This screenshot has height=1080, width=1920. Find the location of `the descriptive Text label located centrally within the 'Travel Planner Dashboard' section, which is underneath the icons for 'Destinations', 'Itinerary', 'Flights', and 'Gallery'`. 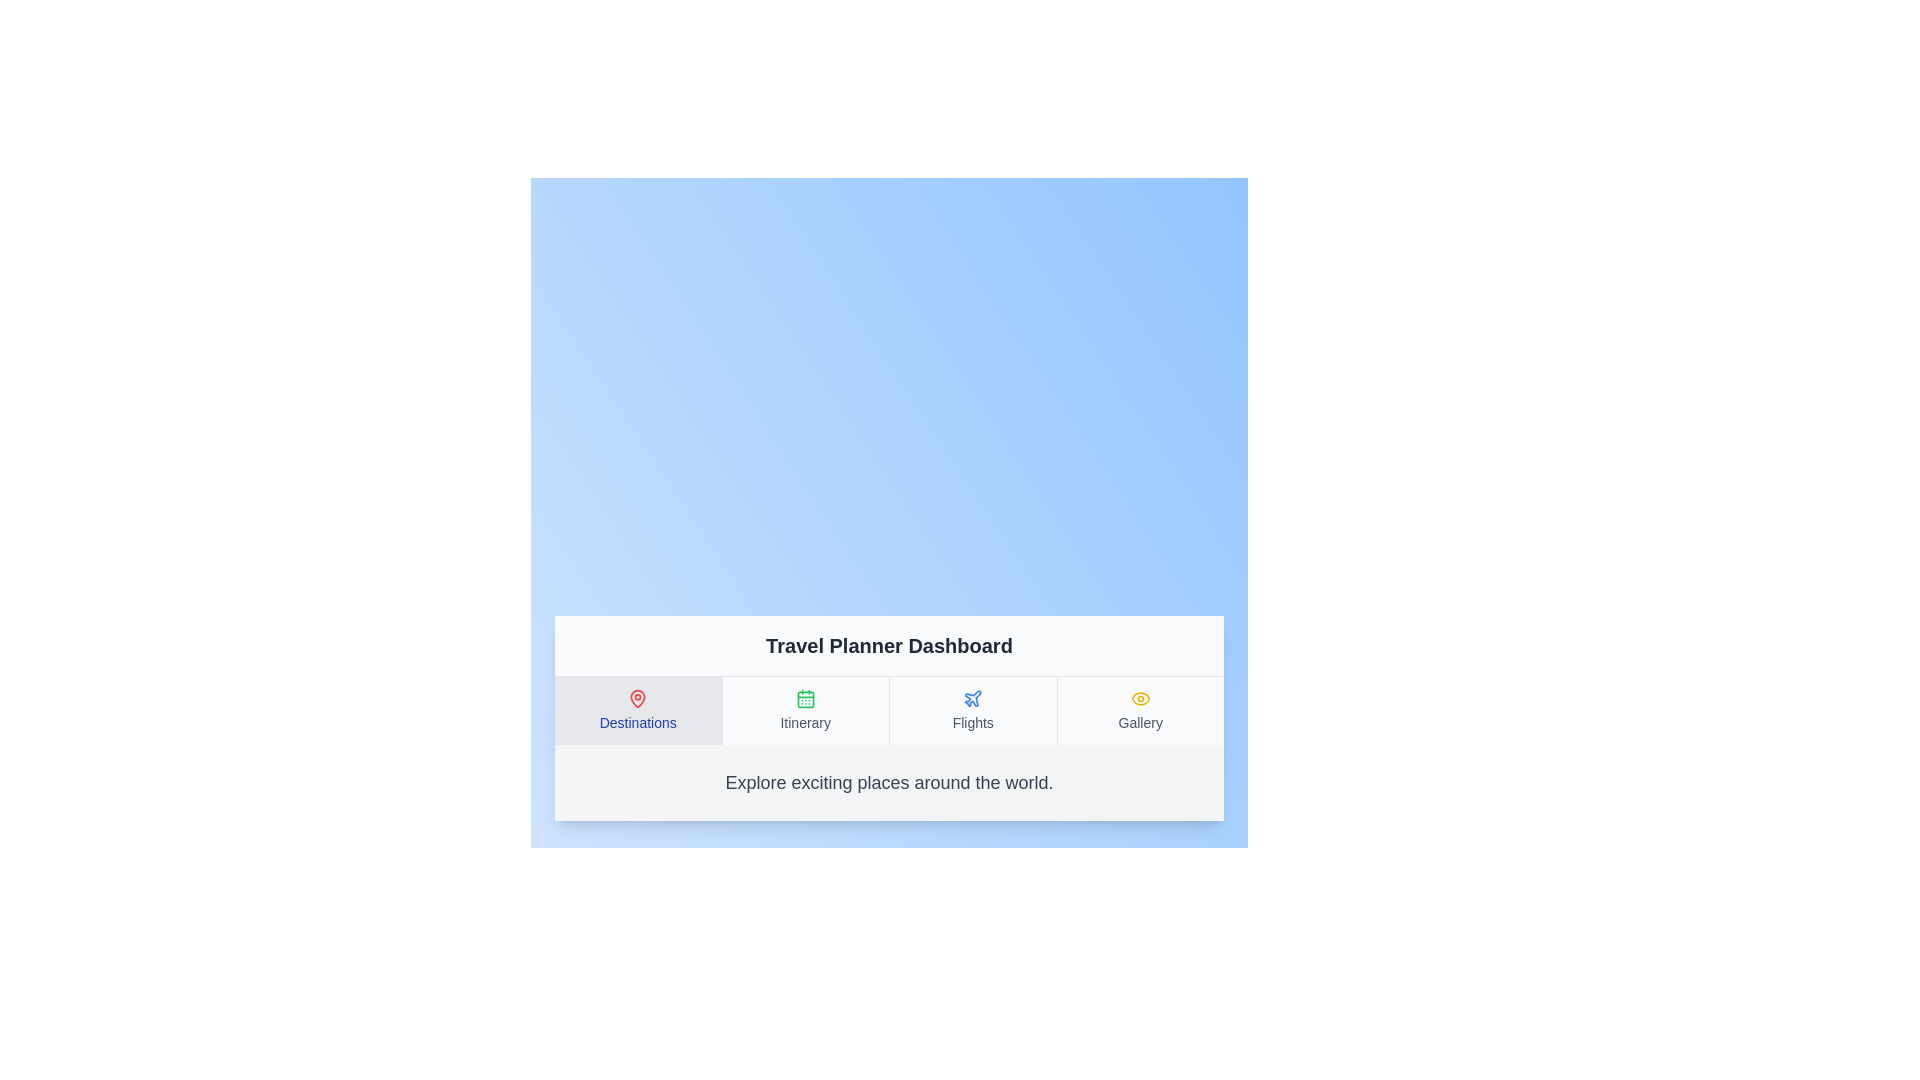

the descriptive Text label located centrally within the 'Travel Planner Dashboard' section, which is underneath the icons for 'Destinations', 'Itinerary', 'Flights', and 'Gallery' is located at coordinates (888, 781).